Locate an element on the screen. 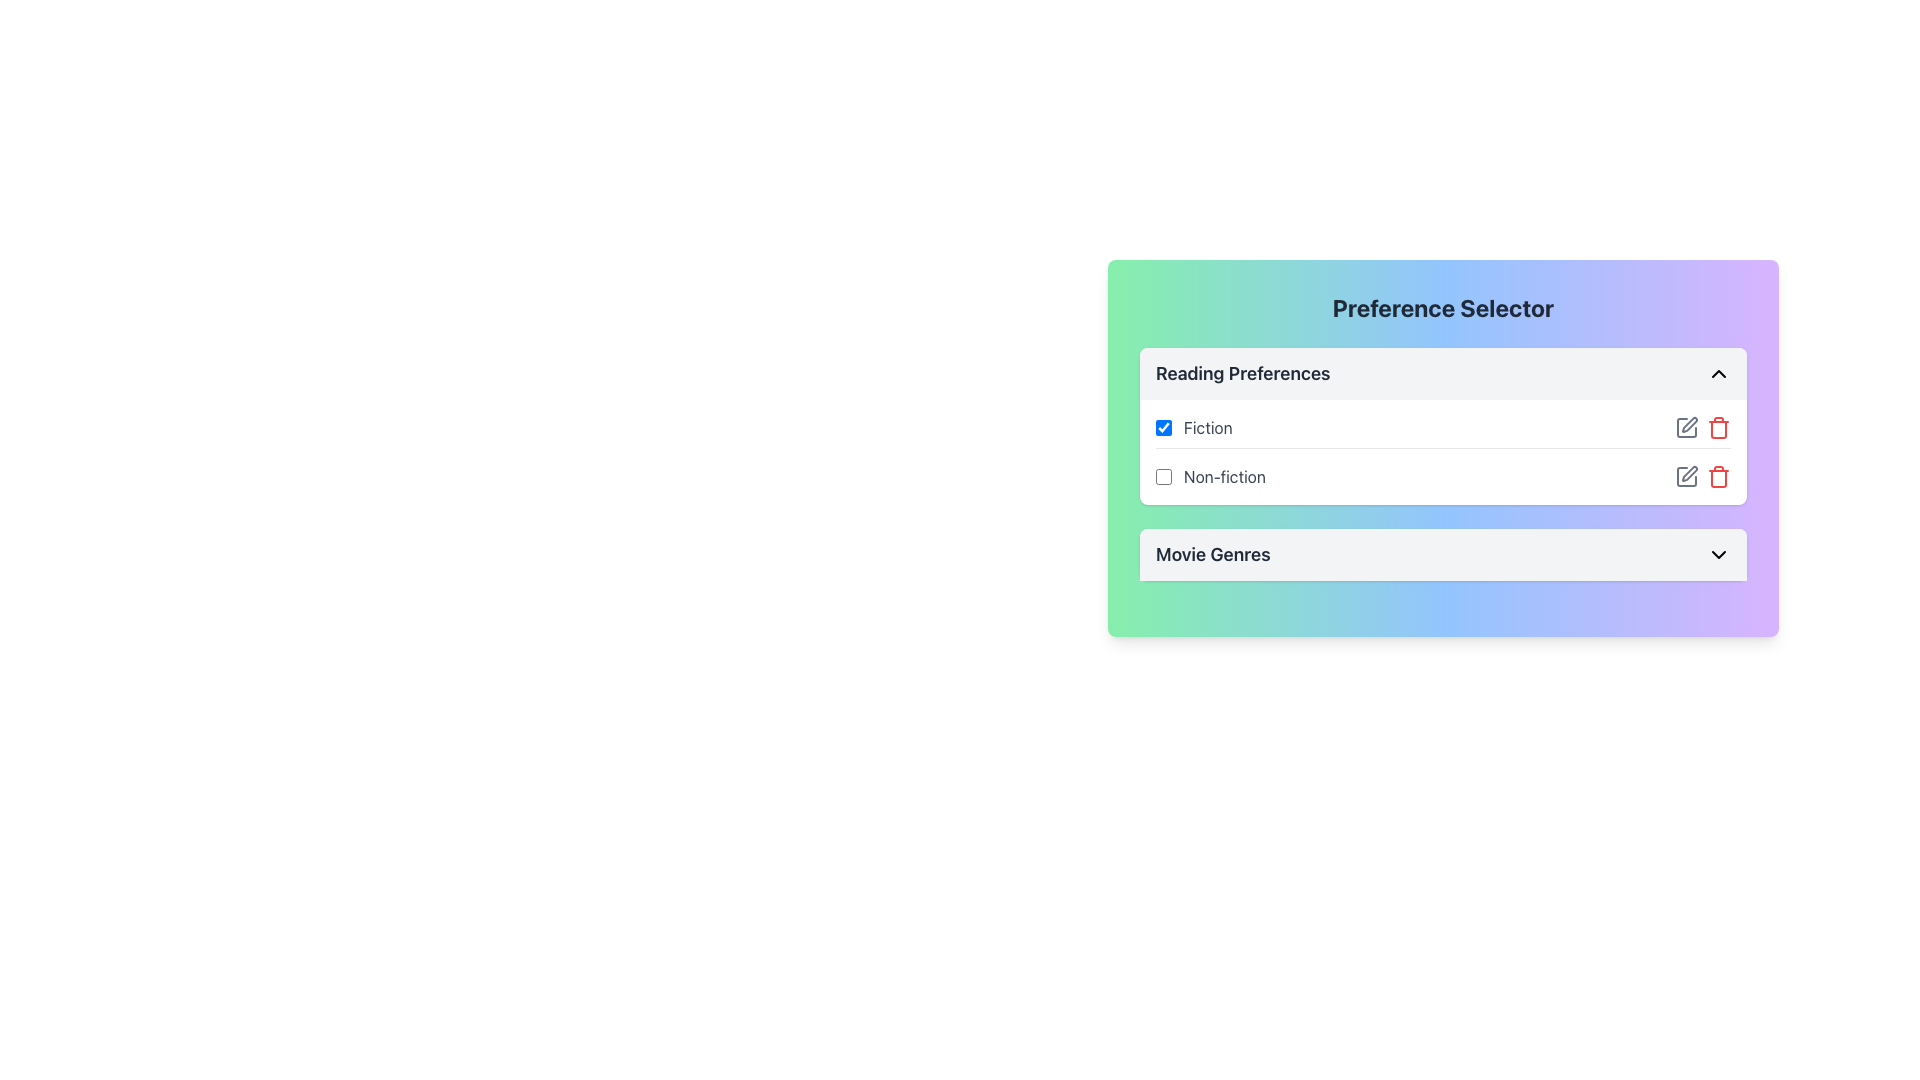 The width and height of the screenshot is (1920, 1080). the text label reading 'Non-fiction' styled in gray, located in the 'Reading Preferences' section, beside the checkbox is located at coordinates (1223, 477).